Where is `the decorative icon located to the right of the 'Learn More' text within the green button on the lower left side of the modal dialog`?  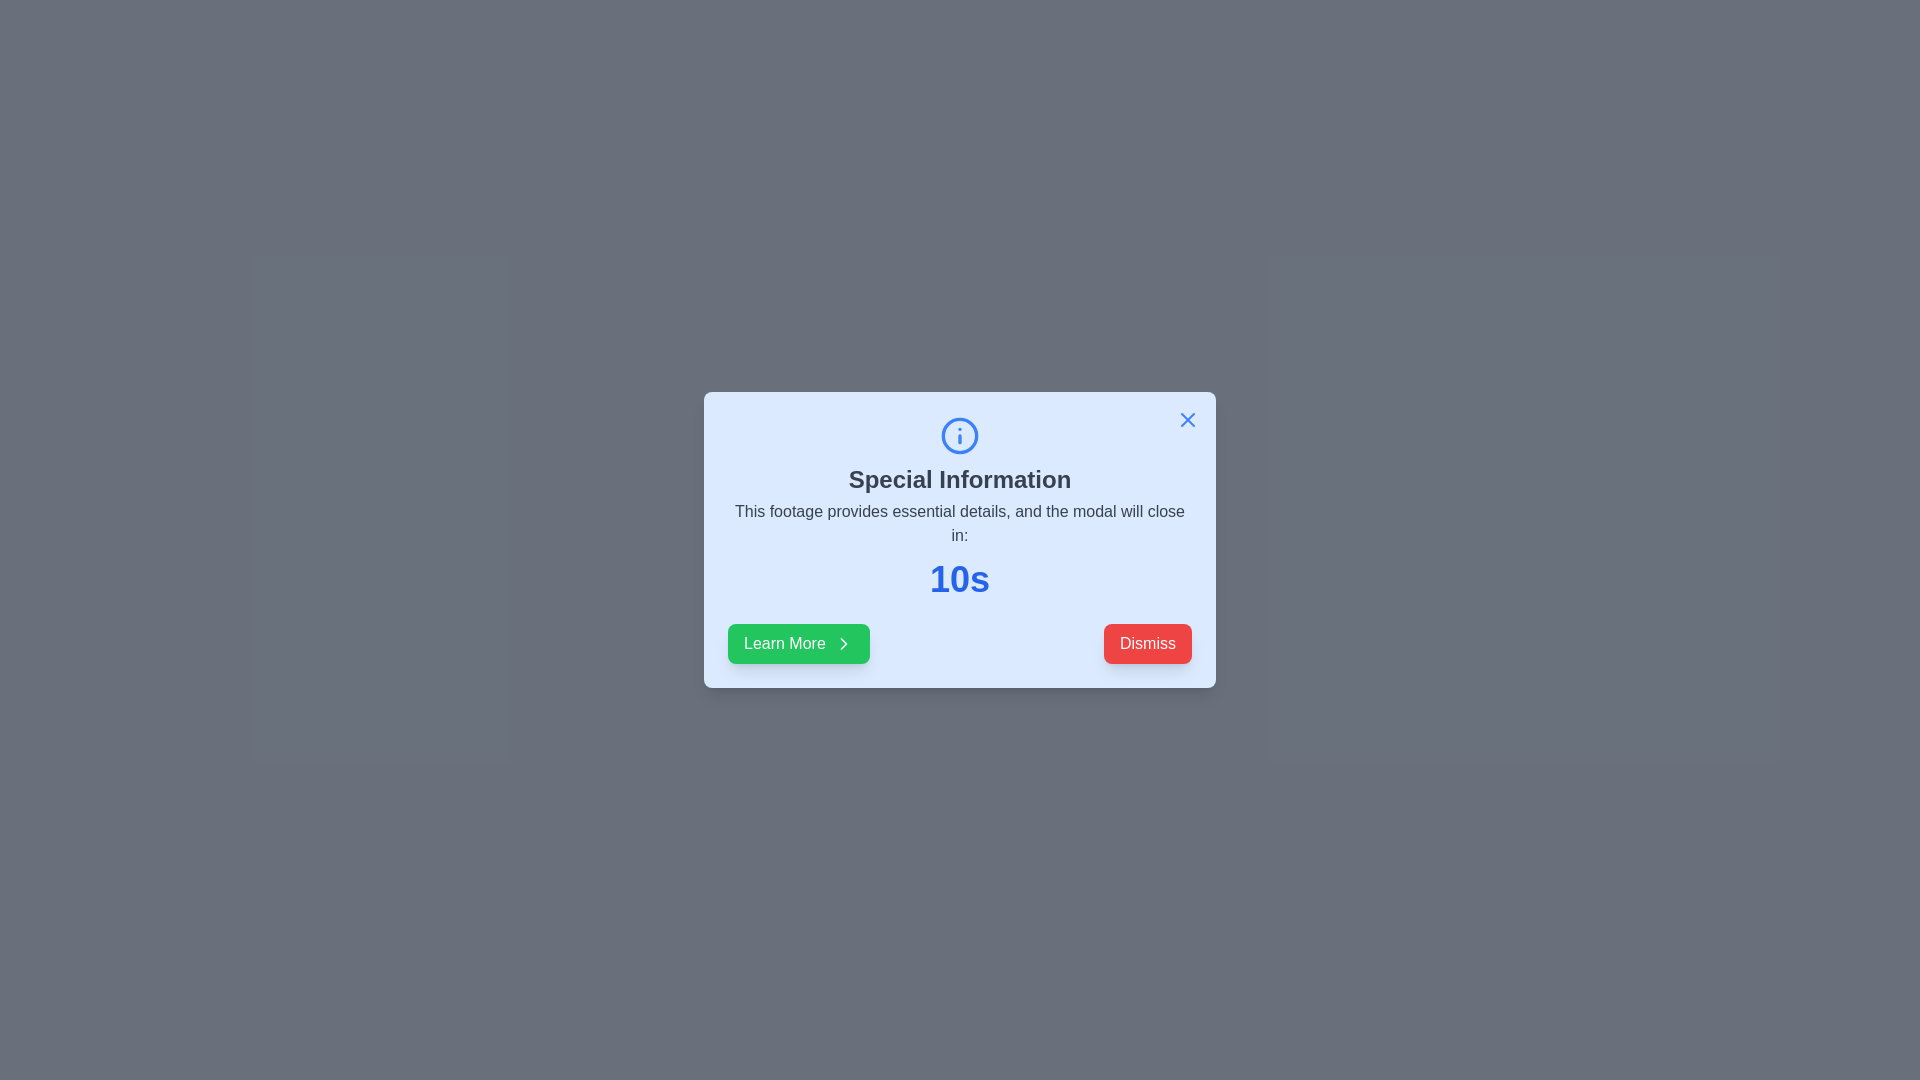
the decorative icon located to the right of the 'Learn More' text within the green button on the lower left side of the modal dialog is located at coordinates (843, 644).